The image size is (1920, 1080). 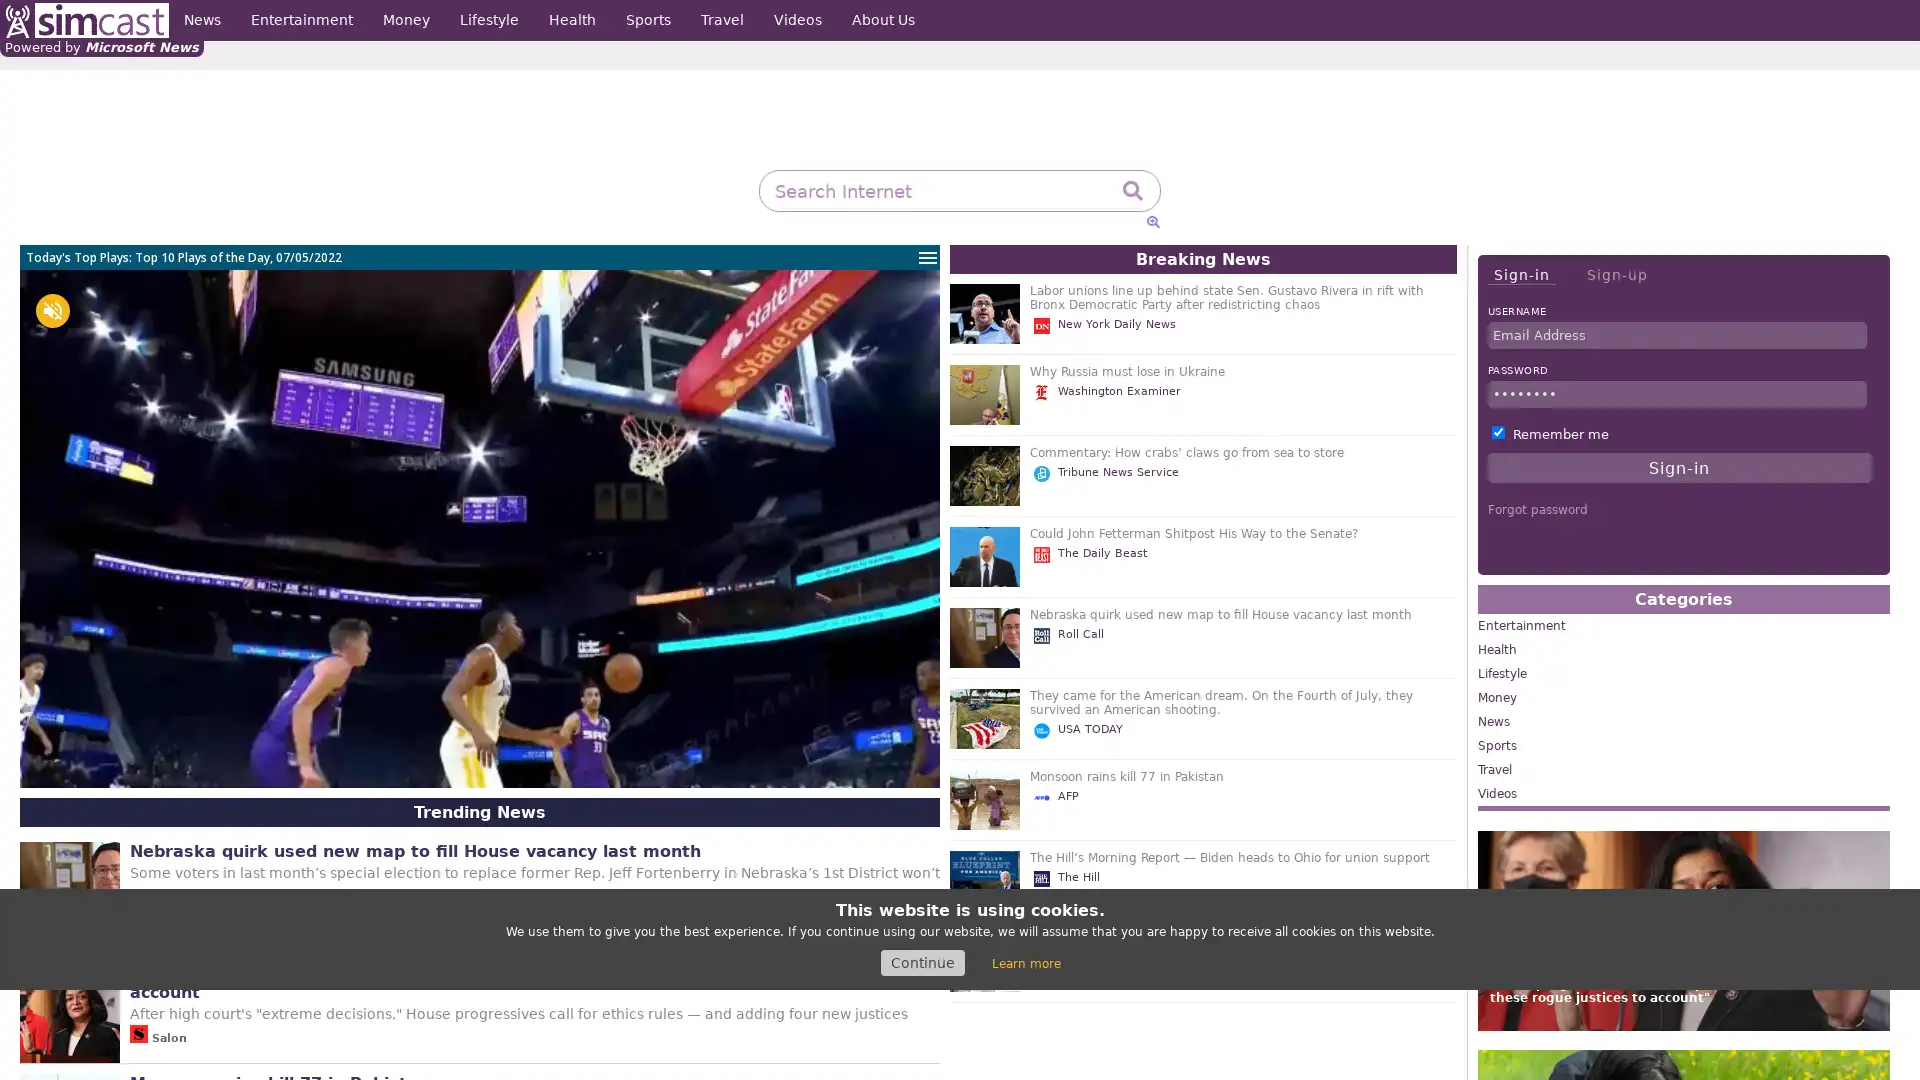 I want to click on volume_offvolume_up, so click(x=52, y=311).